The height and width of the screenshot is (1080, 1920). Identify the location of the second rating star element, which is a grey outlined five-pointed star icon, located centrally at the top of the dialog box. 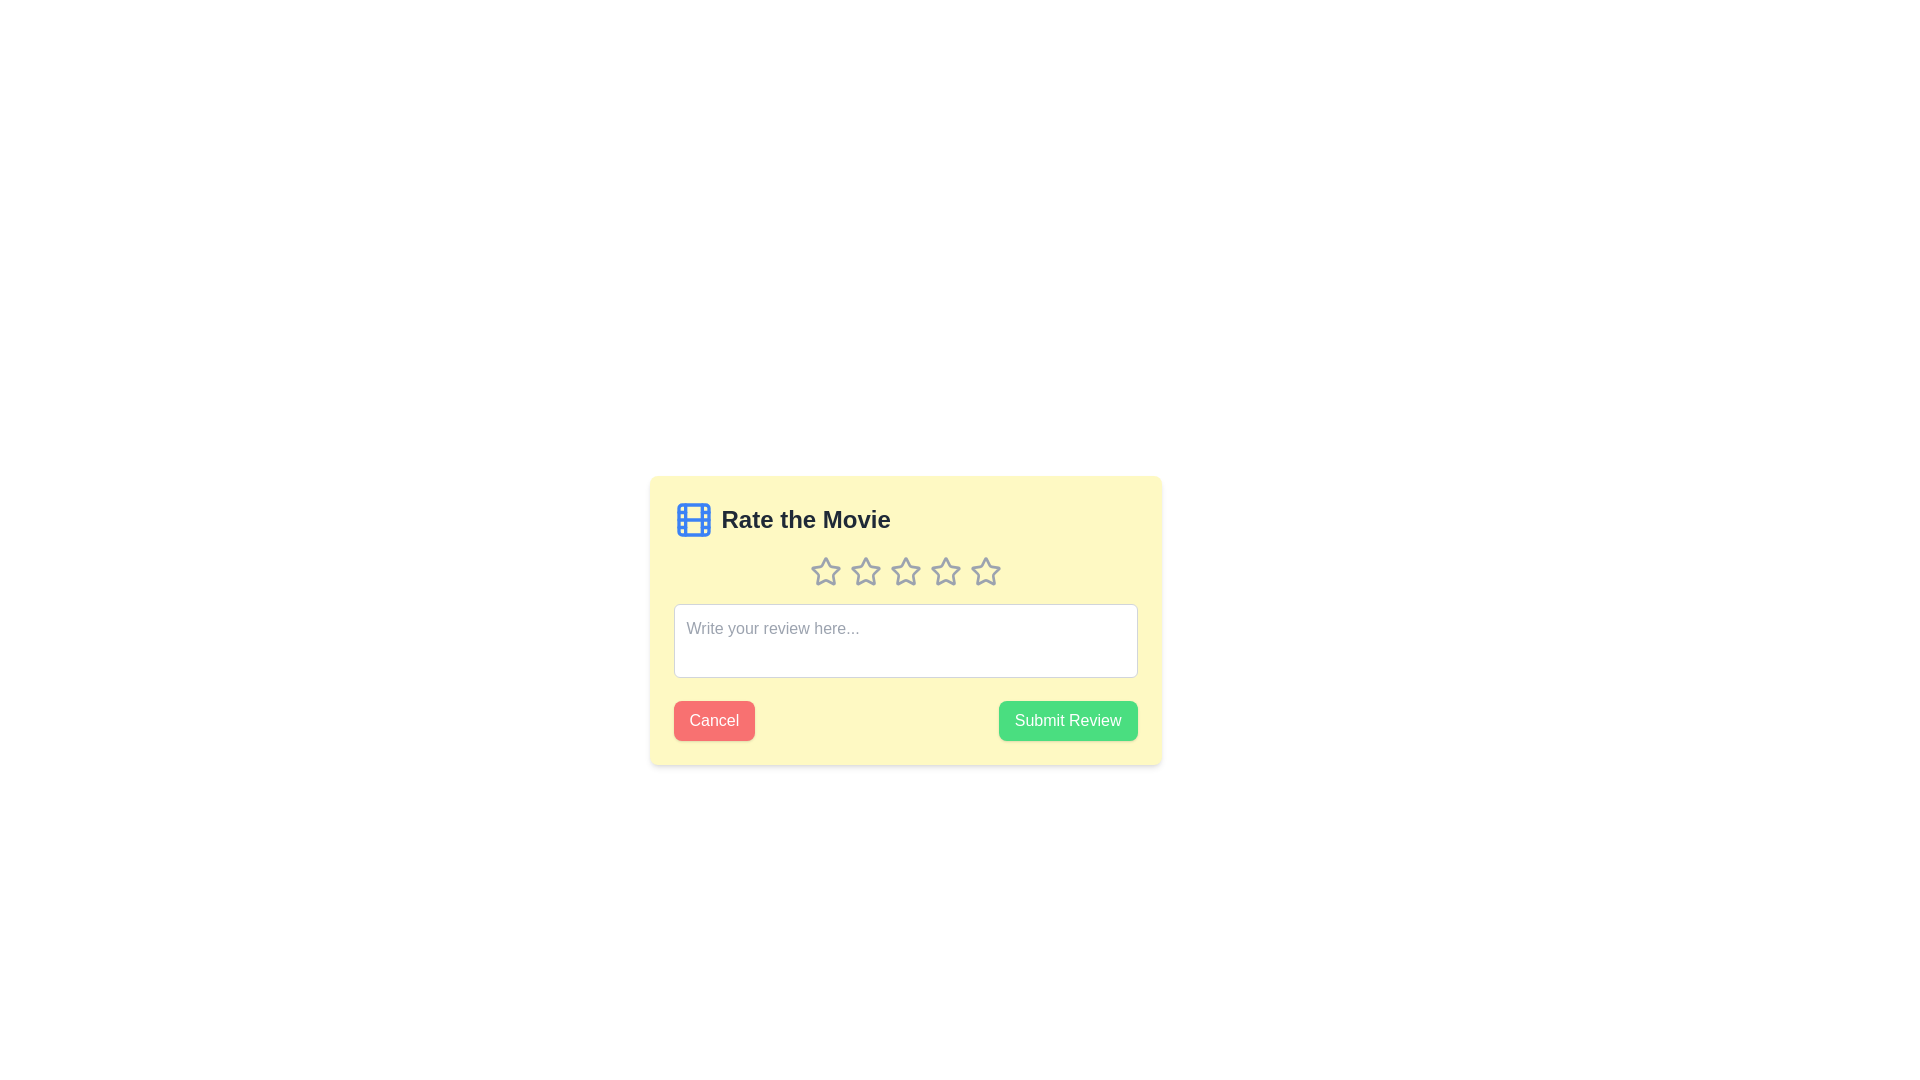
(865, 571).